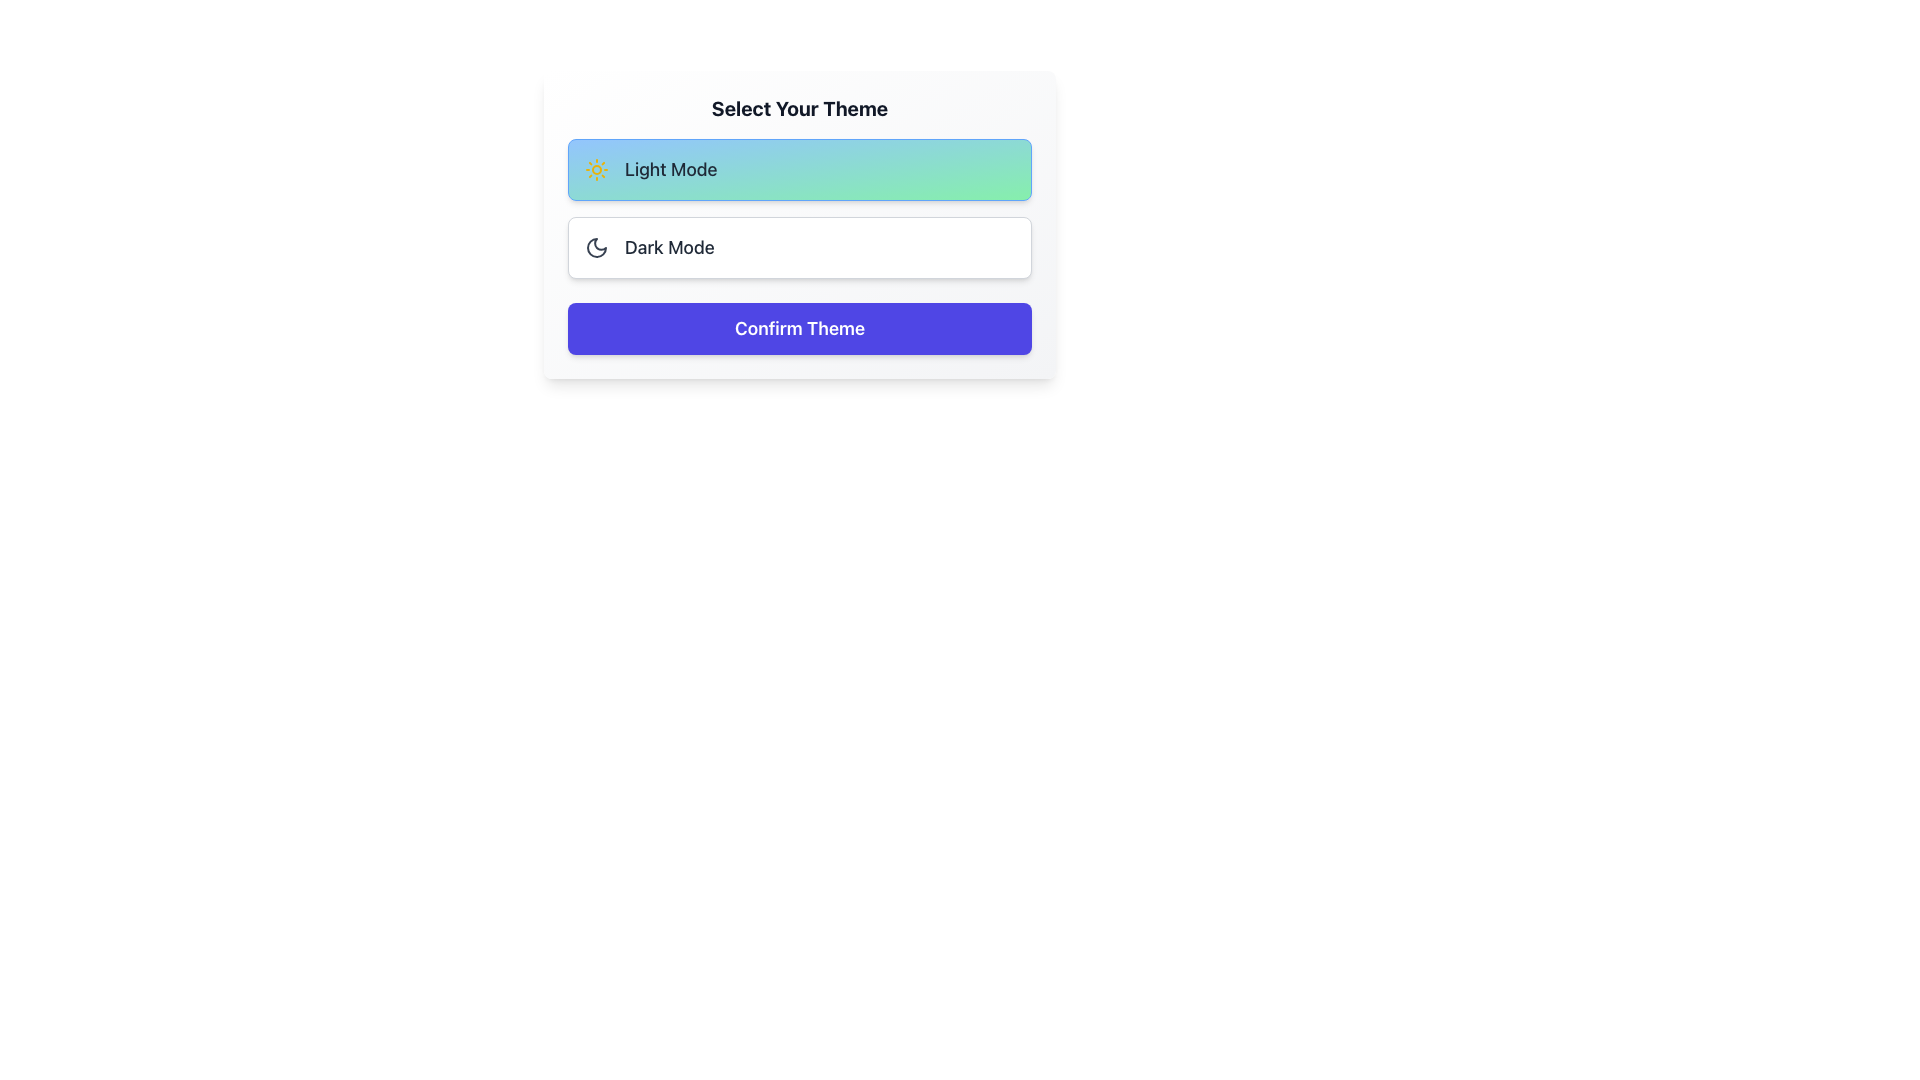 Image resolution: width=1920 pixels, height=1080 pixels. I want to click on the sun icon representing 'Light Mode', which is located at the leftmost part of the section and adjacent to the text label 'Light Mode', so click(595, 168).